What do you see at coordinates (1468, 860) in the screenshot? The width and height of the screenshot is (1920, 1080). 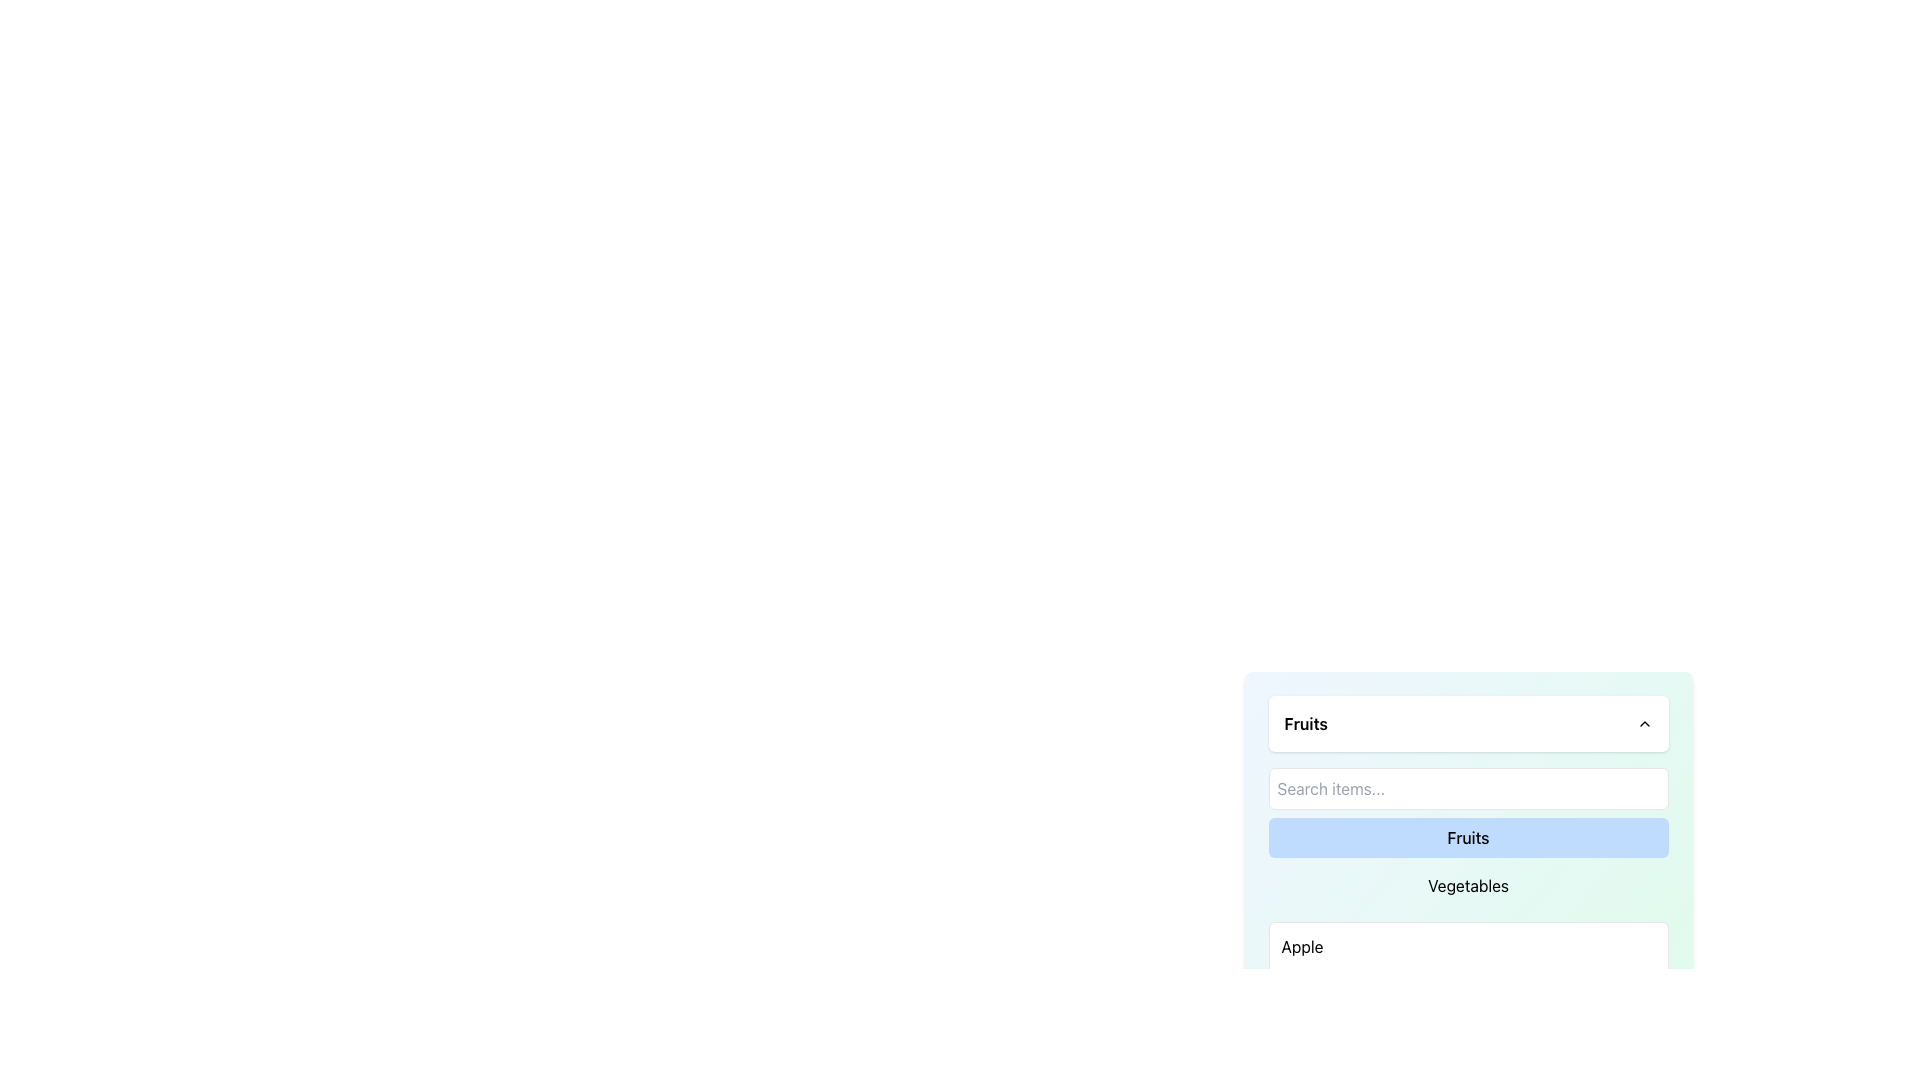 I see `the Category selector options, which include 'Fruits' with a blue background and 'Vegetables' with a white background` at bounding box center [1468, 860].